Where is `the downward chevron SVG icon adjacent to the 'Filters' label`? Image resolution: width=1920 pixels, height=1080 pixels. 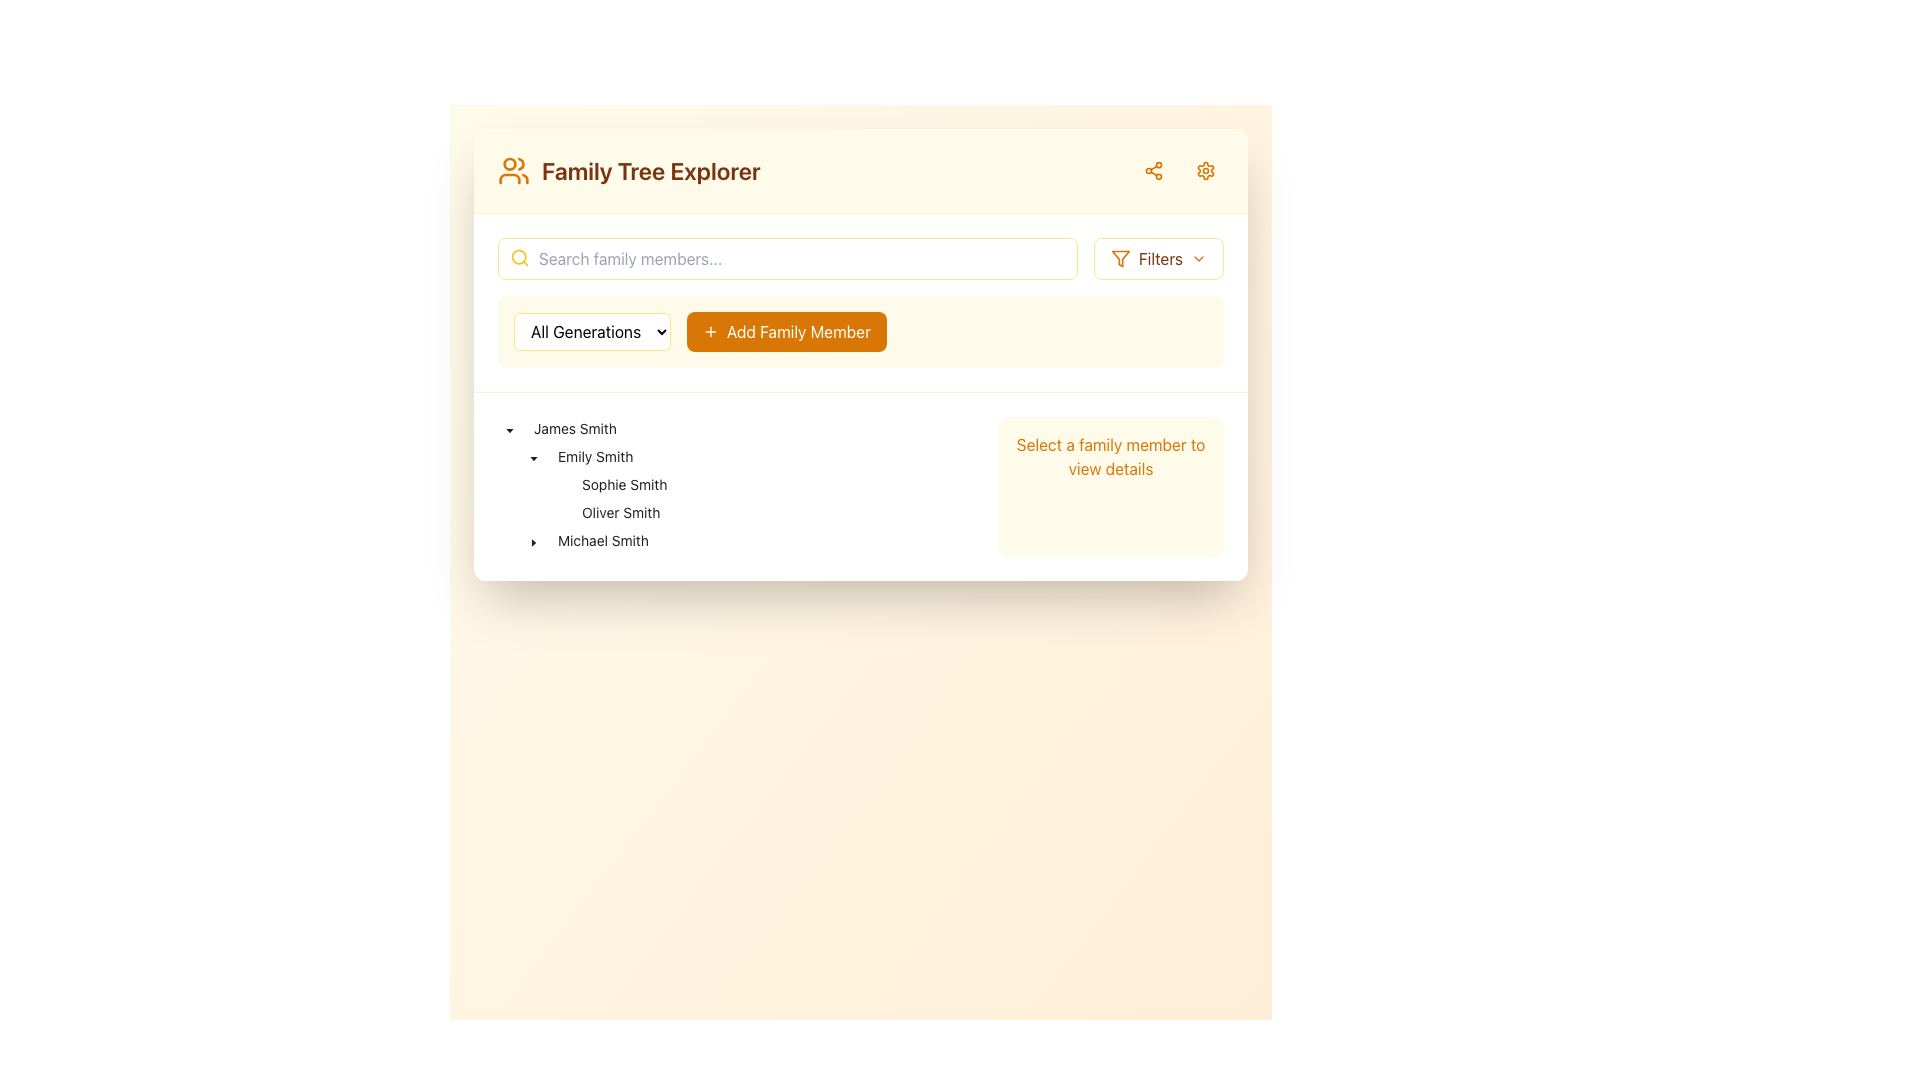
the downward chevron SVG icon adjacent to the 'Filters' label is located at coordinates (1199, 257).